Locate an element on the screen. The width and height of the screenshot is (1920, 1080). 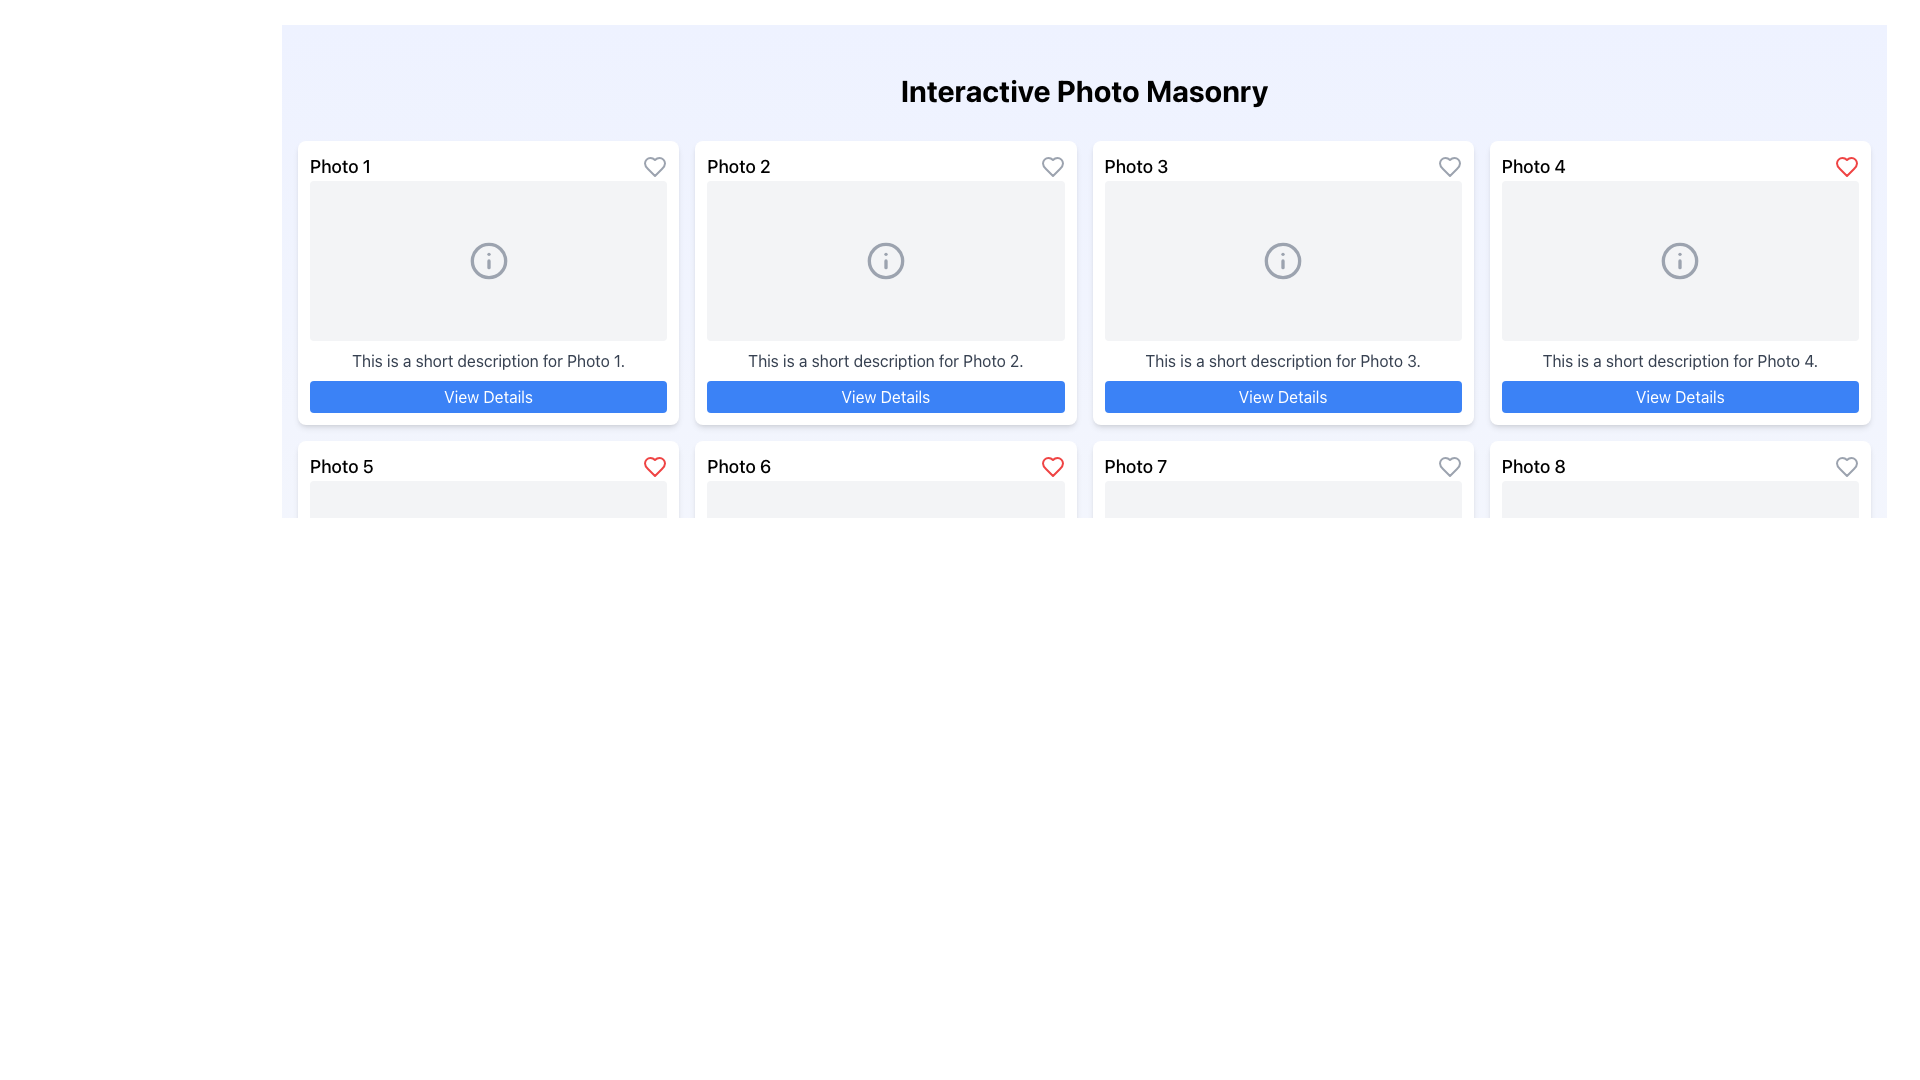
header text element positioned at the very top of the layout, which serves as a label for the collection of photo items below is located at coordinates (1083, 91).